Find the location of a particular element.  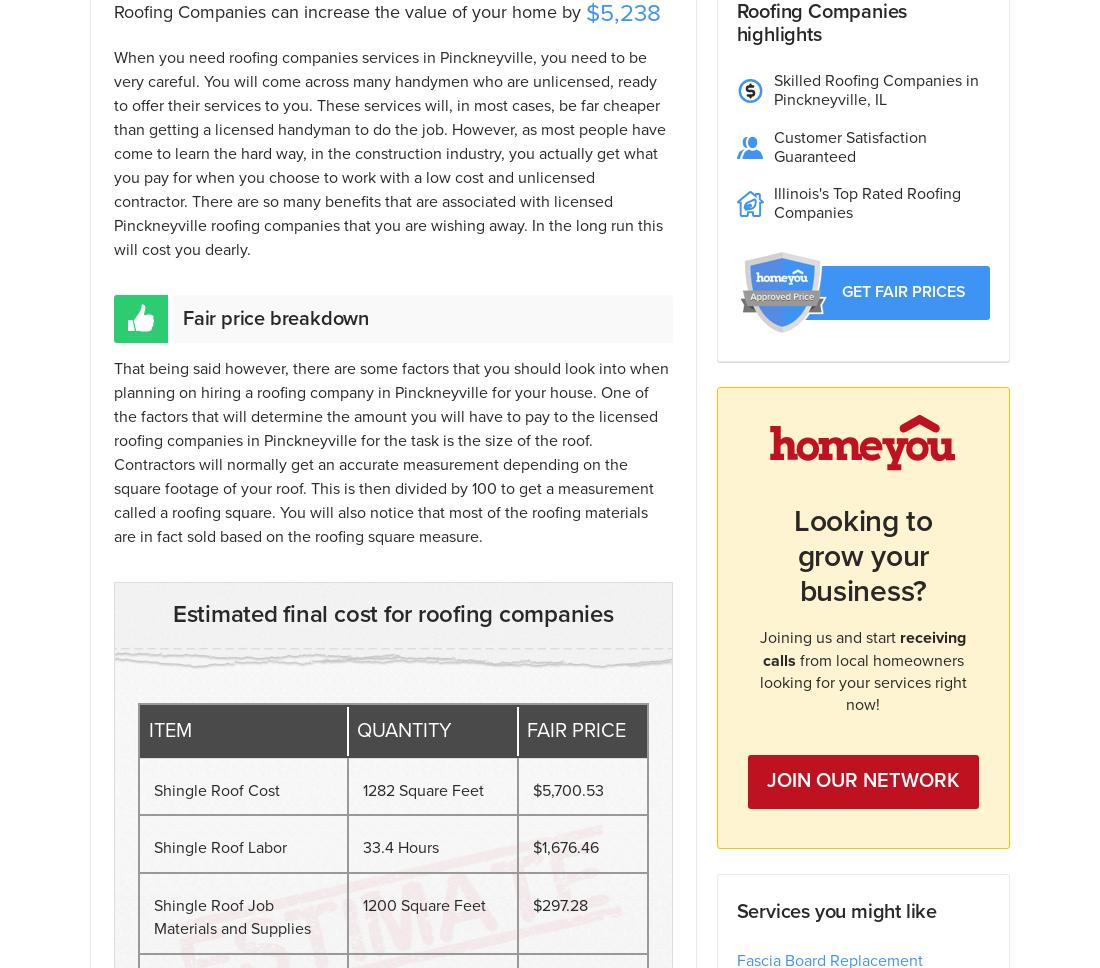

'$297.28' is located at coordinates (531, 906).